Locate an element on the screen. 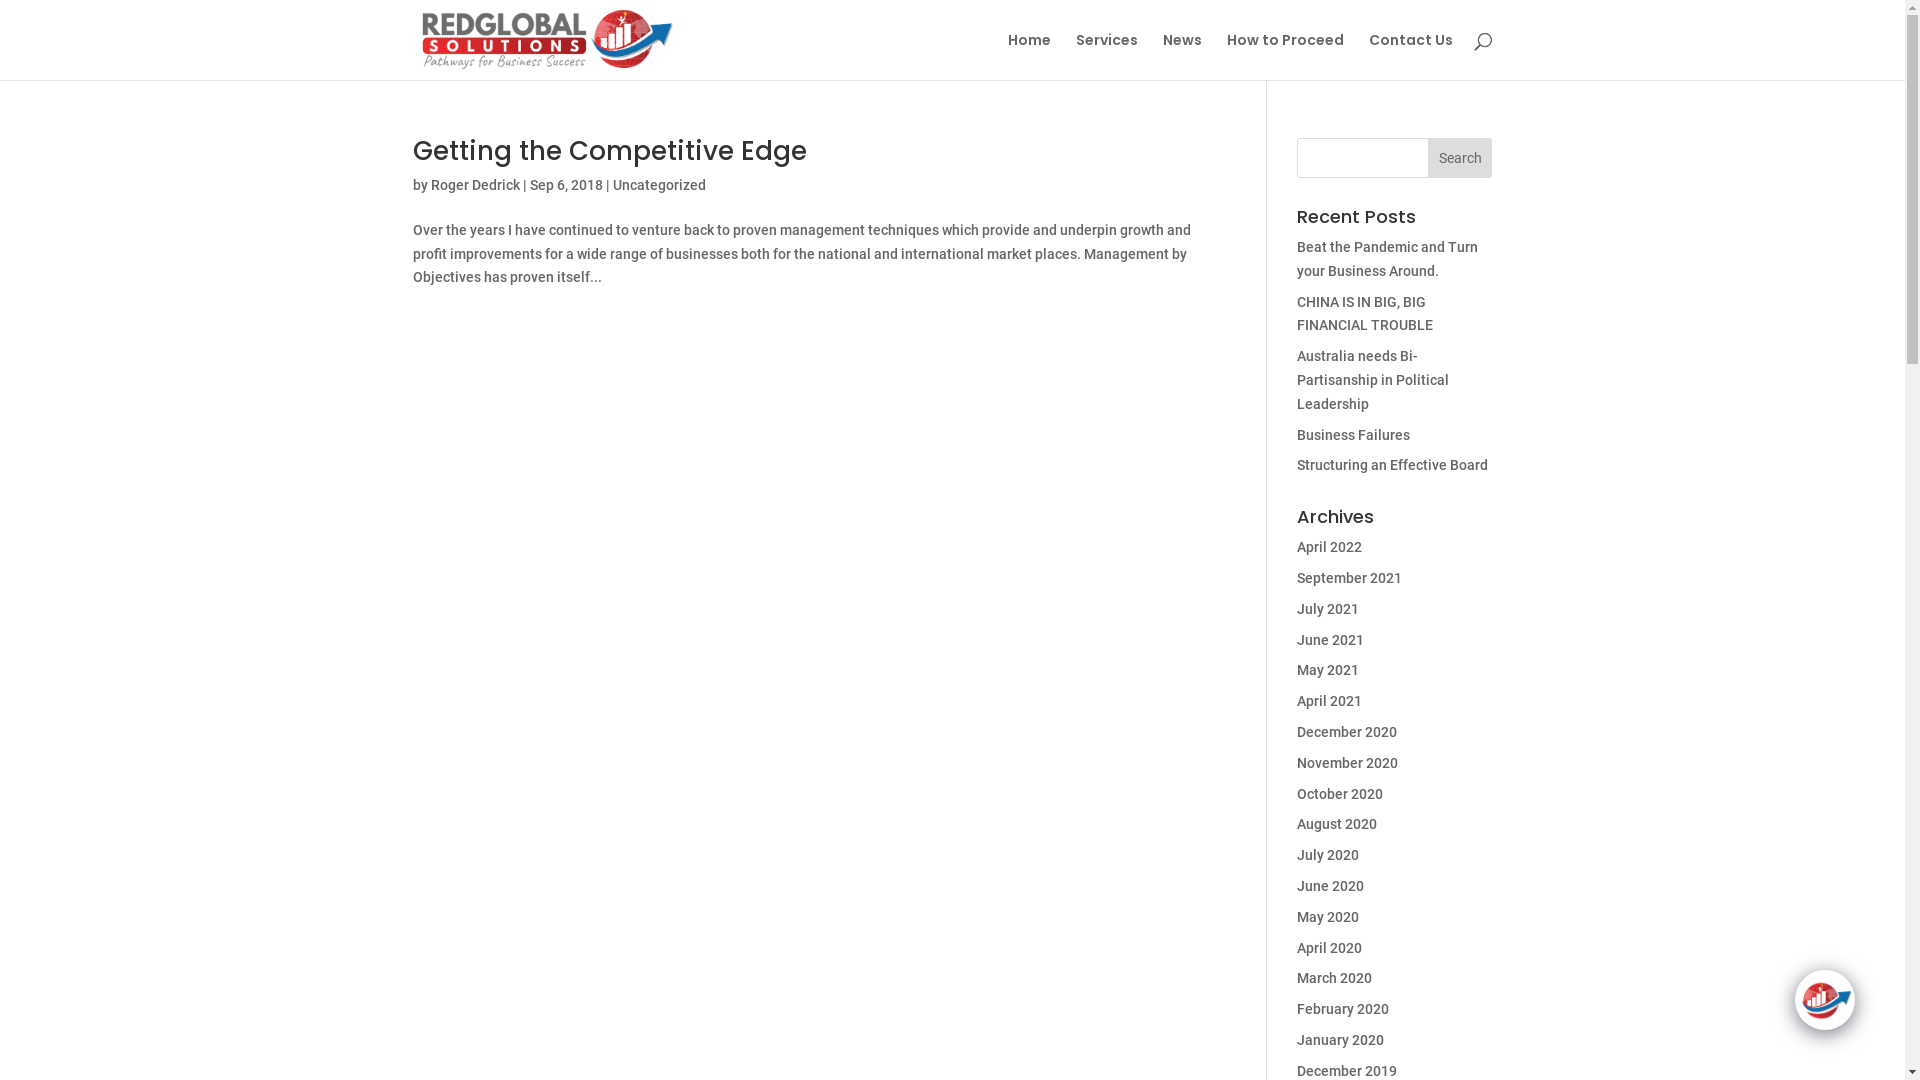 This screenshot has width=1920, height=1080. 'Services' is located at coordinates (1106, 55).